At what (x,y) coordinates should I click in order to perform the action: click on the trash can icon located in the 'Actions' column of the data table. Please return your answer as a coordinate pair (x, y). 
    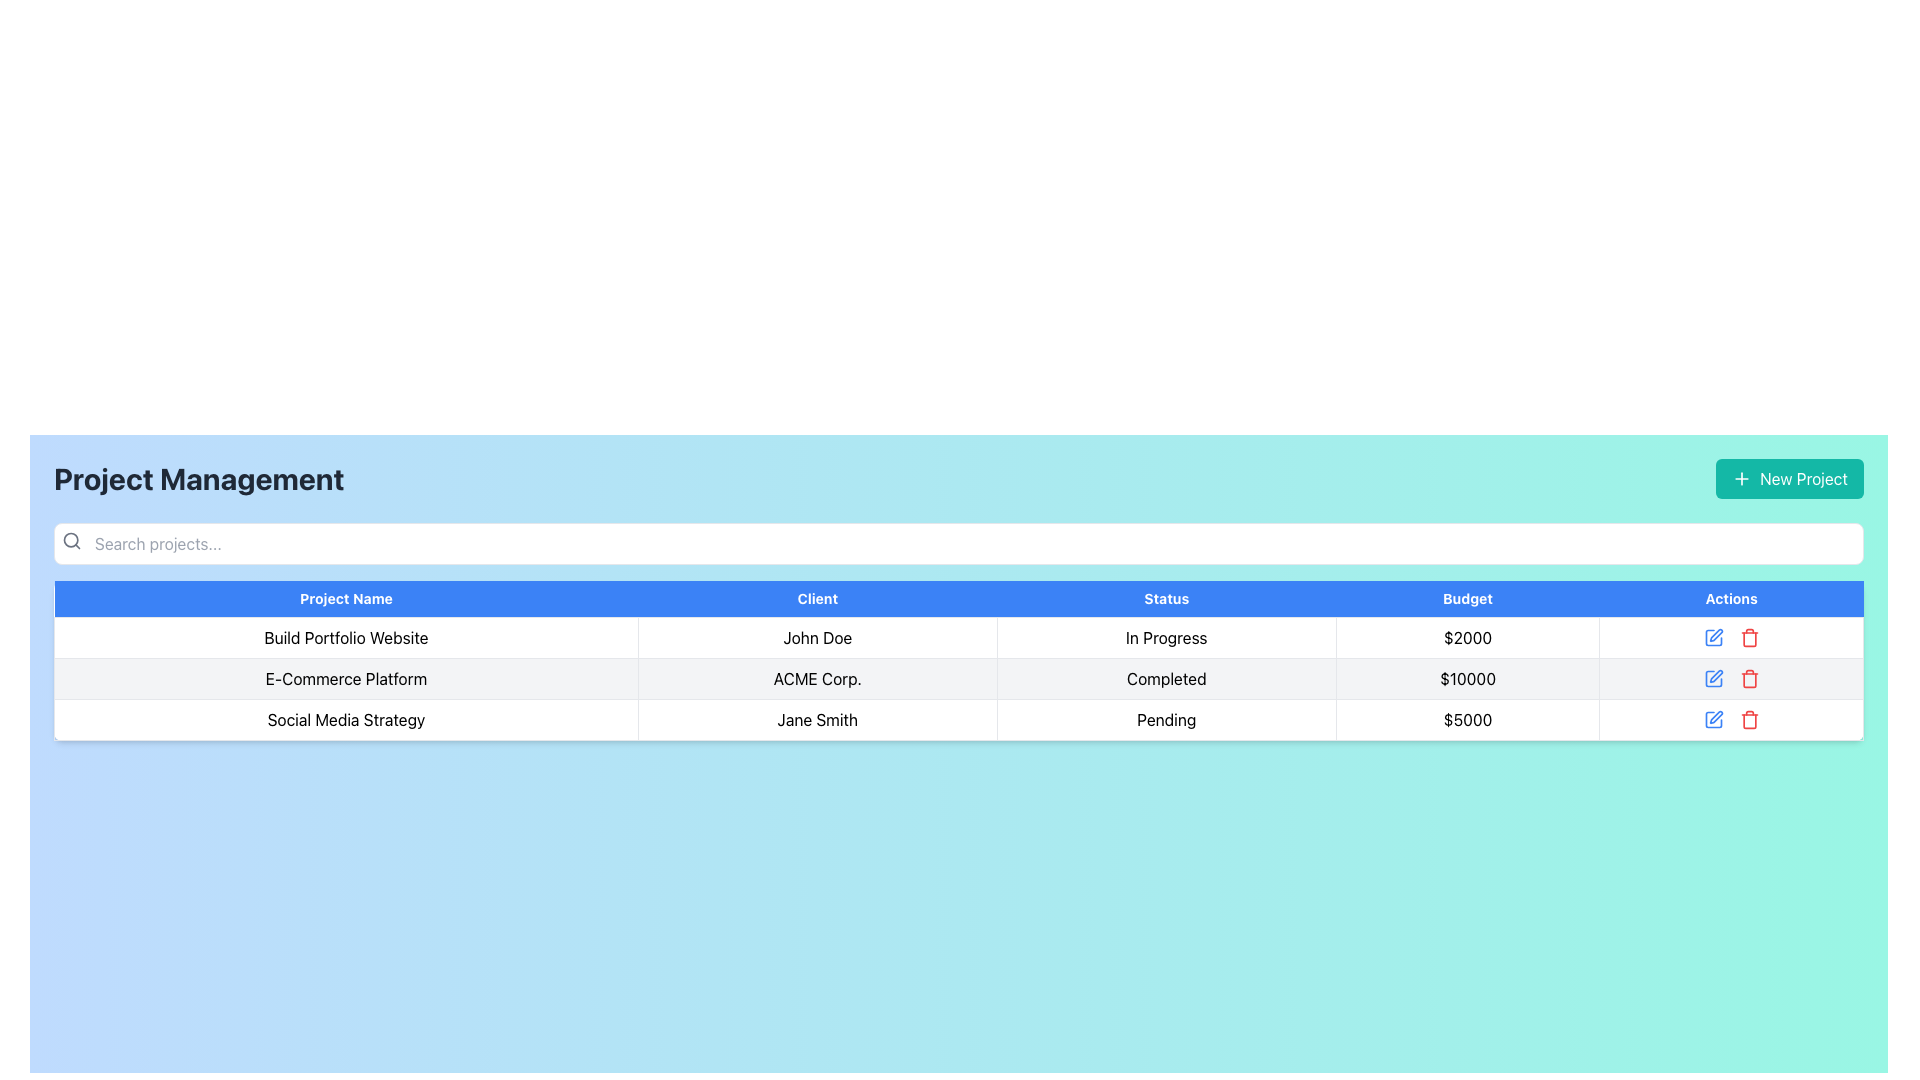
    Looking at the image, I should click on (1748, 639).